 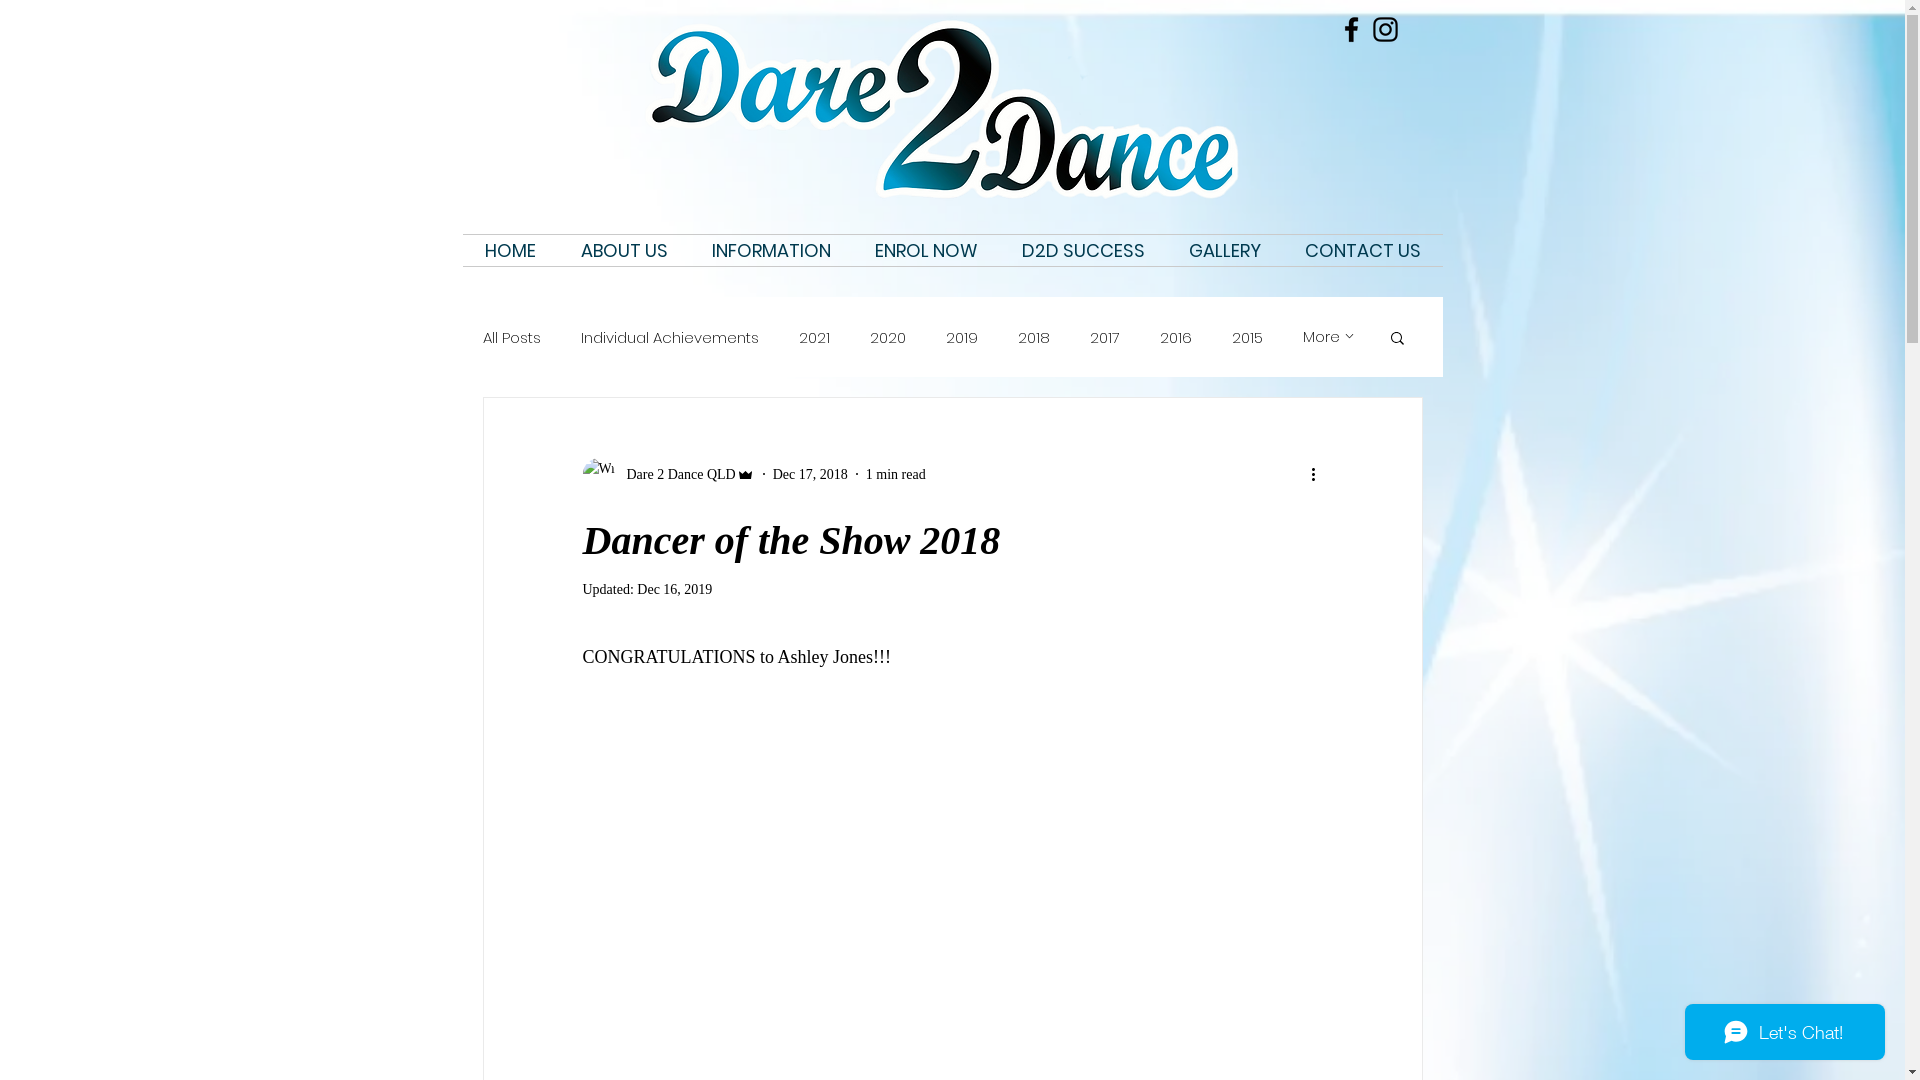 What do you see at coordinates (1223, 249) in the screenshot?
I see `'GALLERY'` at bounding box center [1223, 249].